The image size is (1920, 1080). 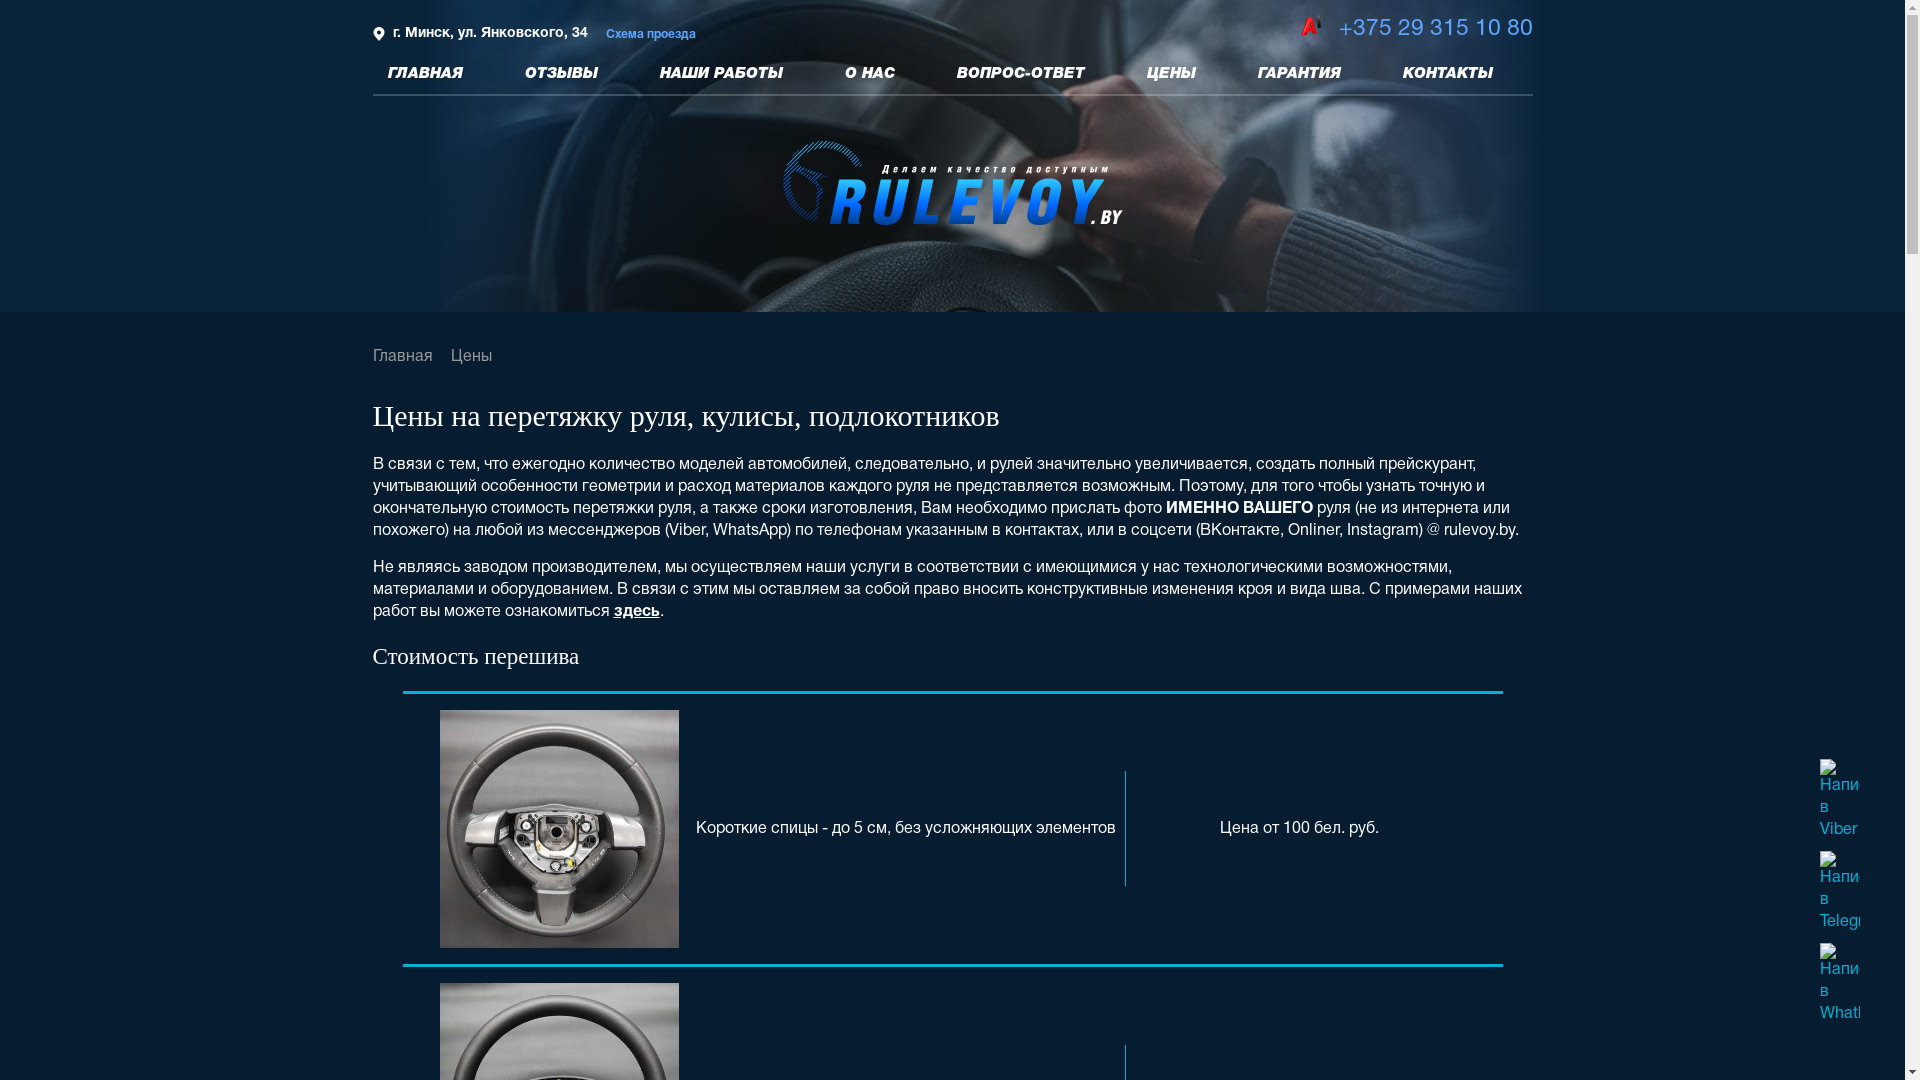 What do you see at coordinates (1338, 29) in the screenshot?
I see `'+375 29 315 10 80'` at bounding box center [1338, 29].